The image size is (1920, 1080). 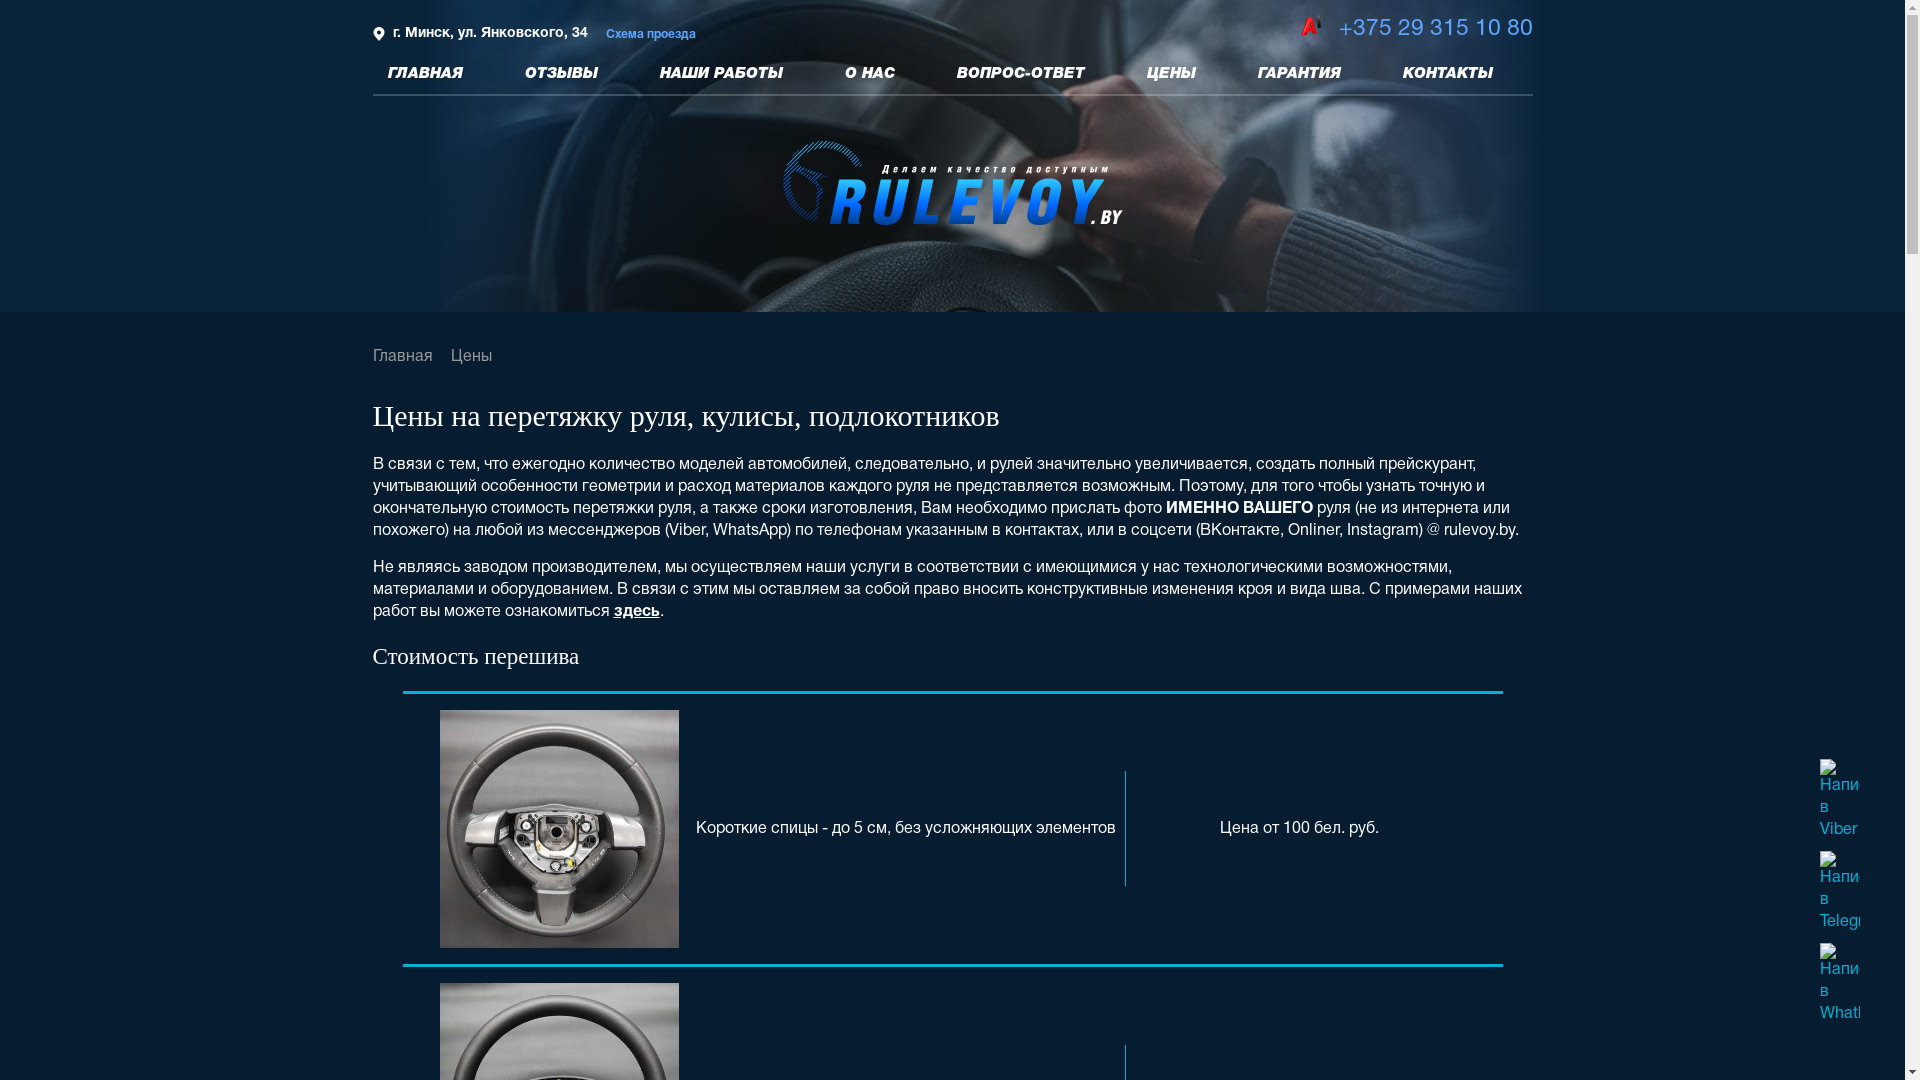 What do you see at coordinates (1338, 29) in the screenshot?
I see `'+375 29 315 10 80'` at bounding box center [1338, 29].